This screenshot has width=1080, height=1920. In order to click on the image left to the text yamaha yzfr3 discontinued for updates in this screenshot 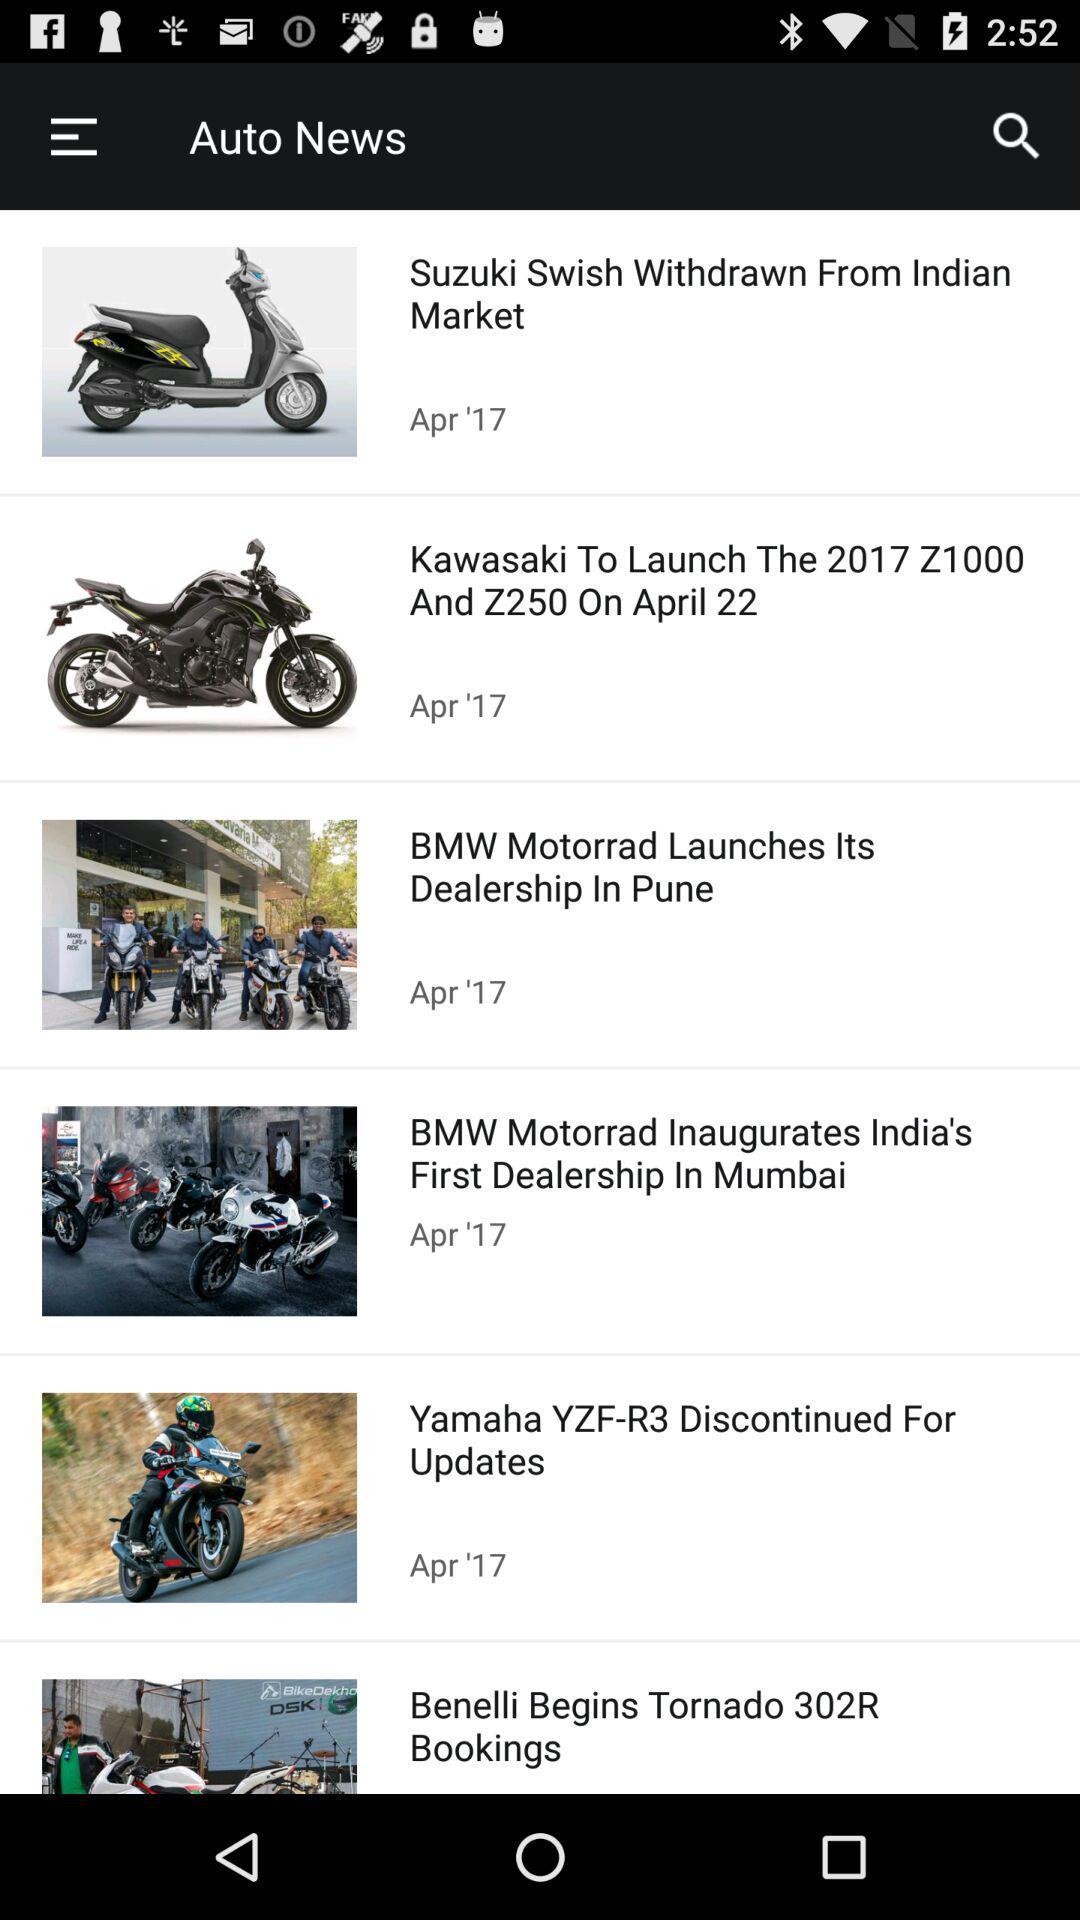, I will do `click(199, 1497)`.